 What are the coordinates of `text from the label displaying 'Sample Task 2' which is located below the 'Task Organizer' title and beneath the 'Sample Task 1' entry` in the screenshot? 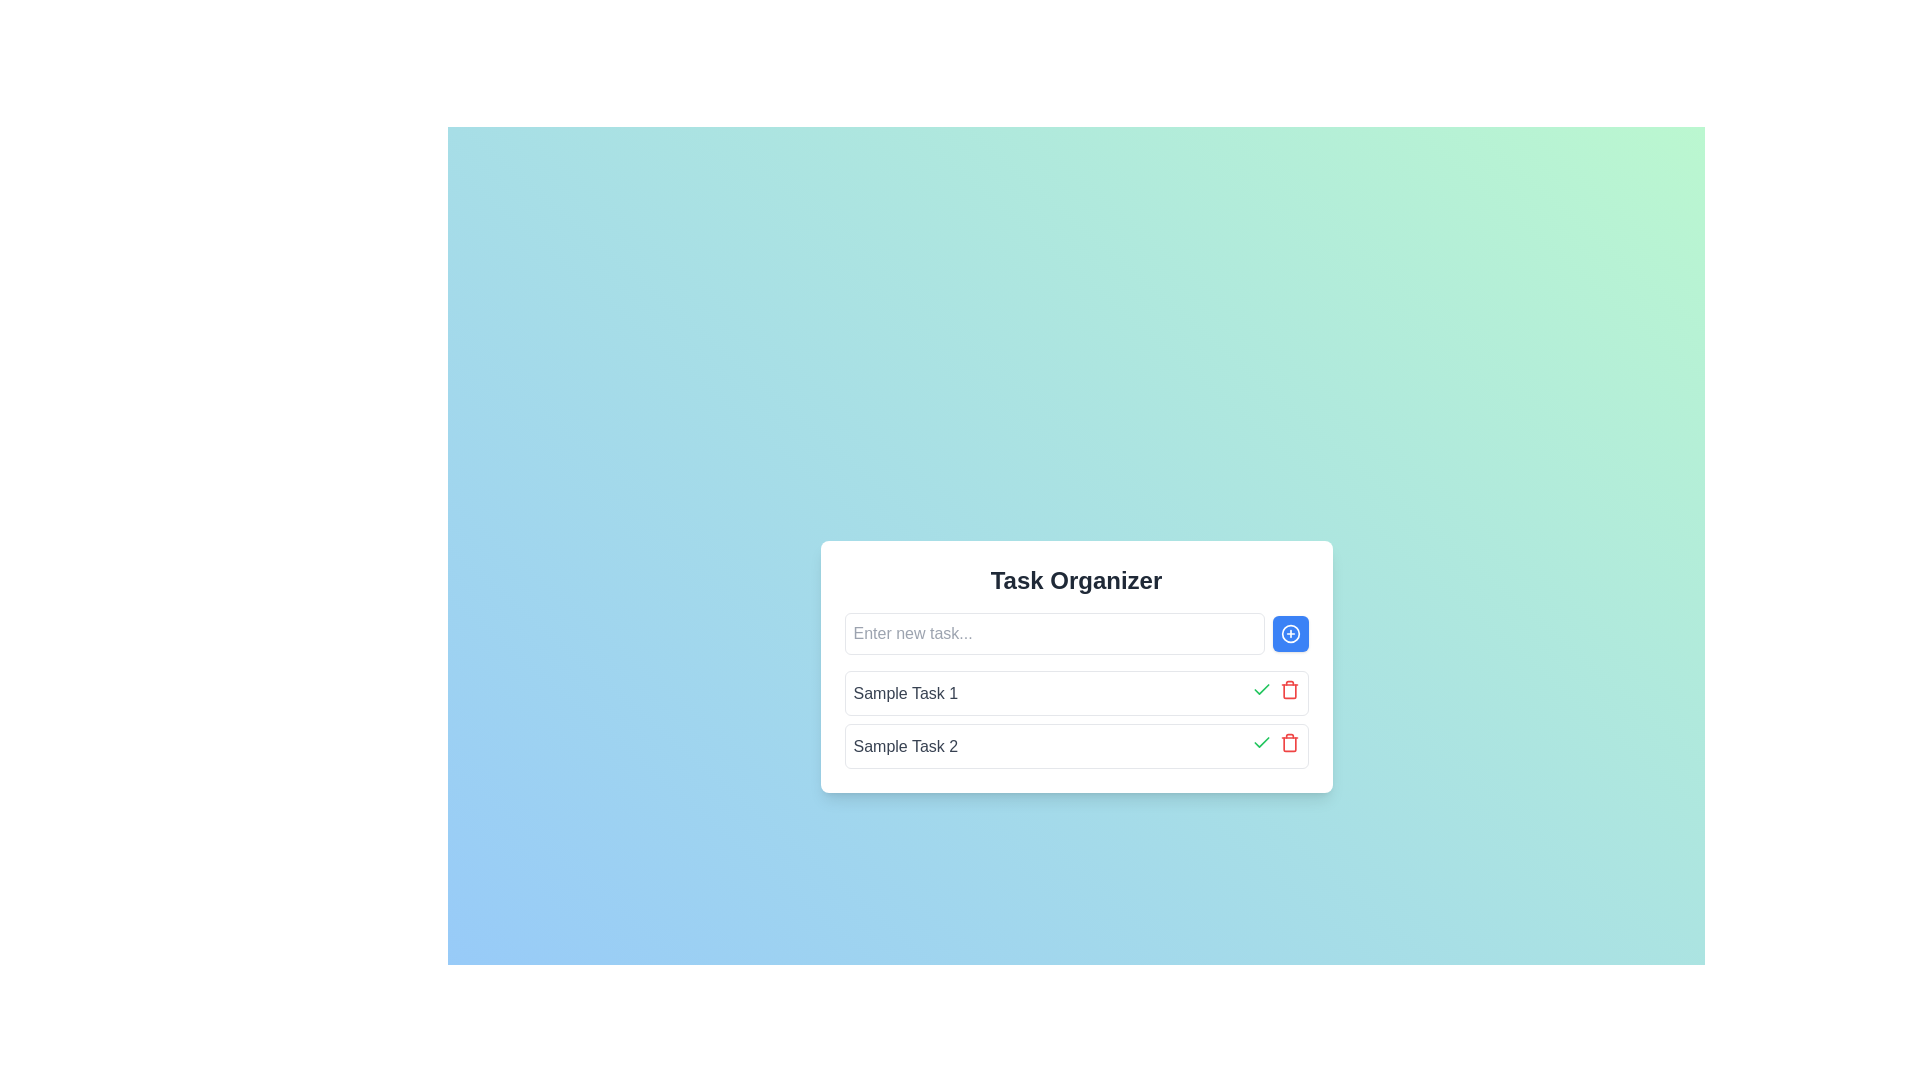 It's located at (904, 746).